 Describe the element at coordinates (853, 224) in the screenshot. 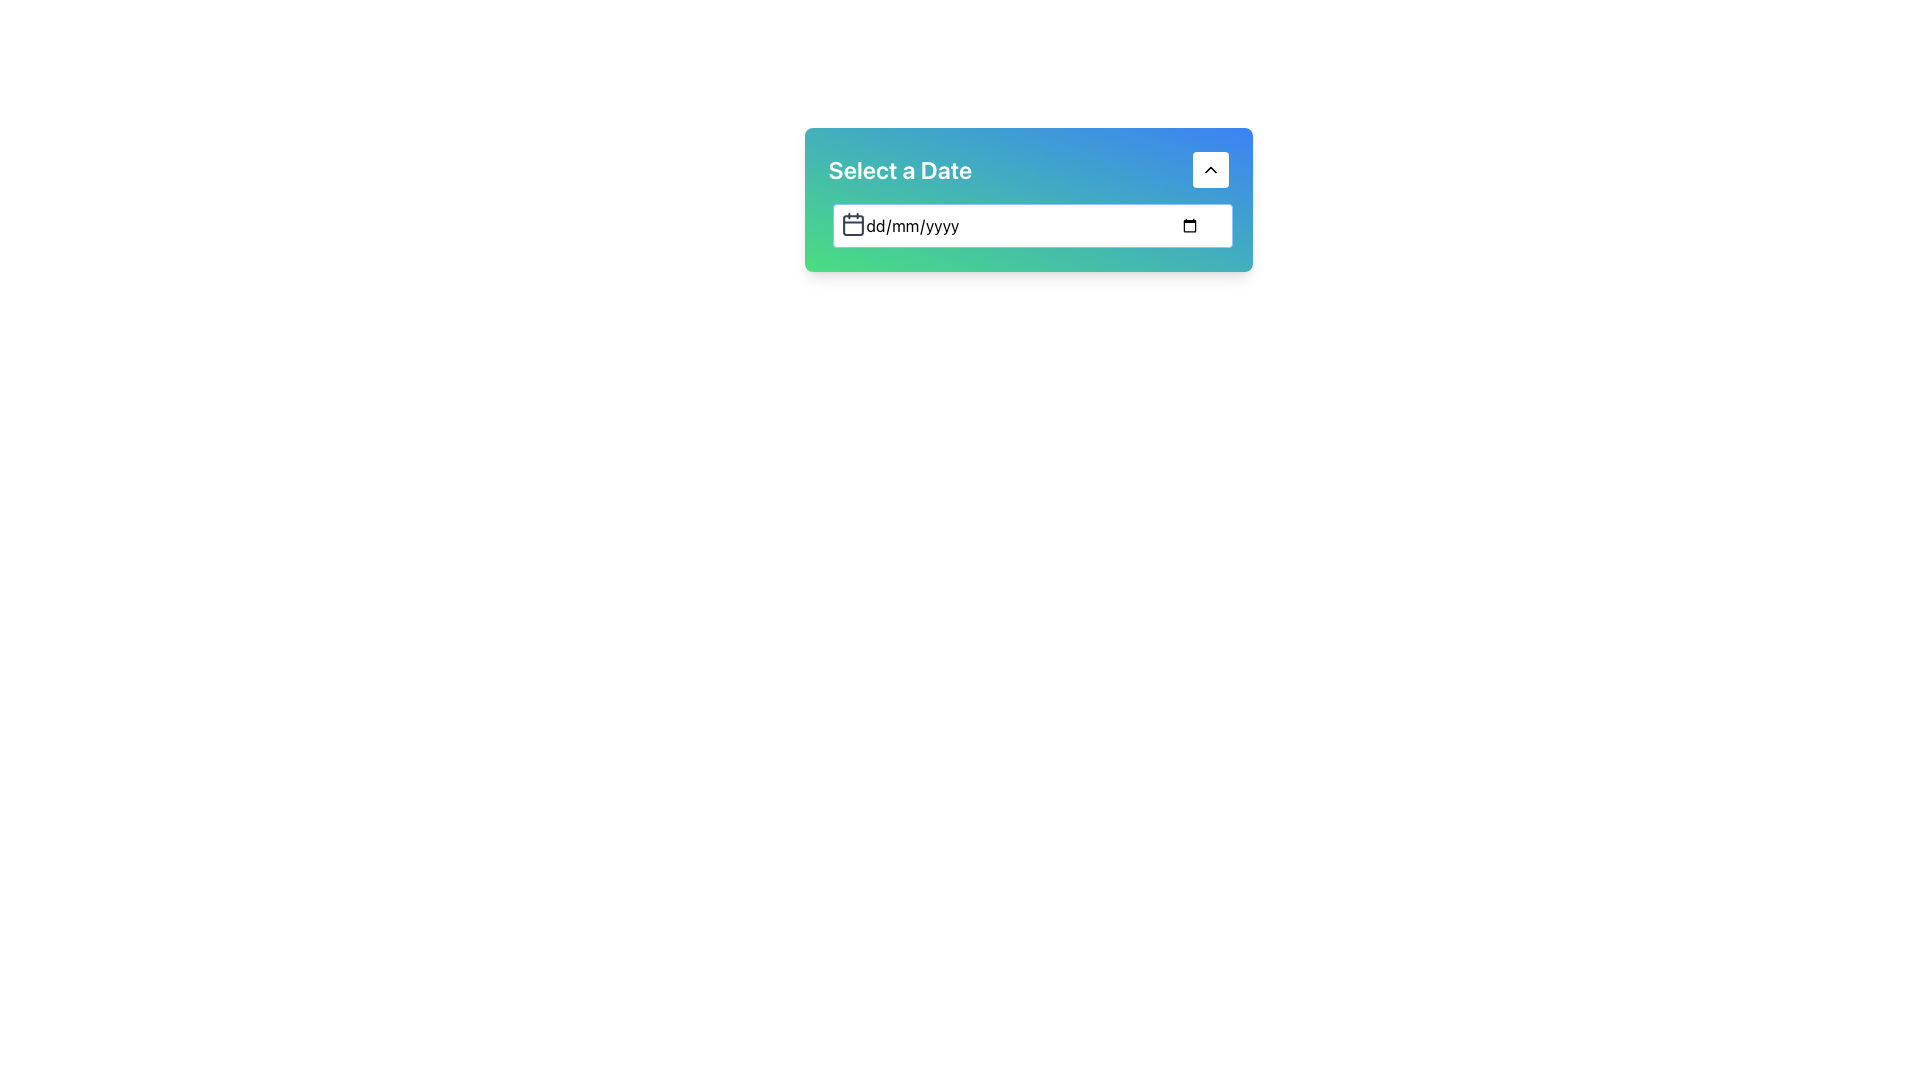

I see `the small calendar icon with a dark gray outline and rounded edges, located to the left of the date input box` at that location.